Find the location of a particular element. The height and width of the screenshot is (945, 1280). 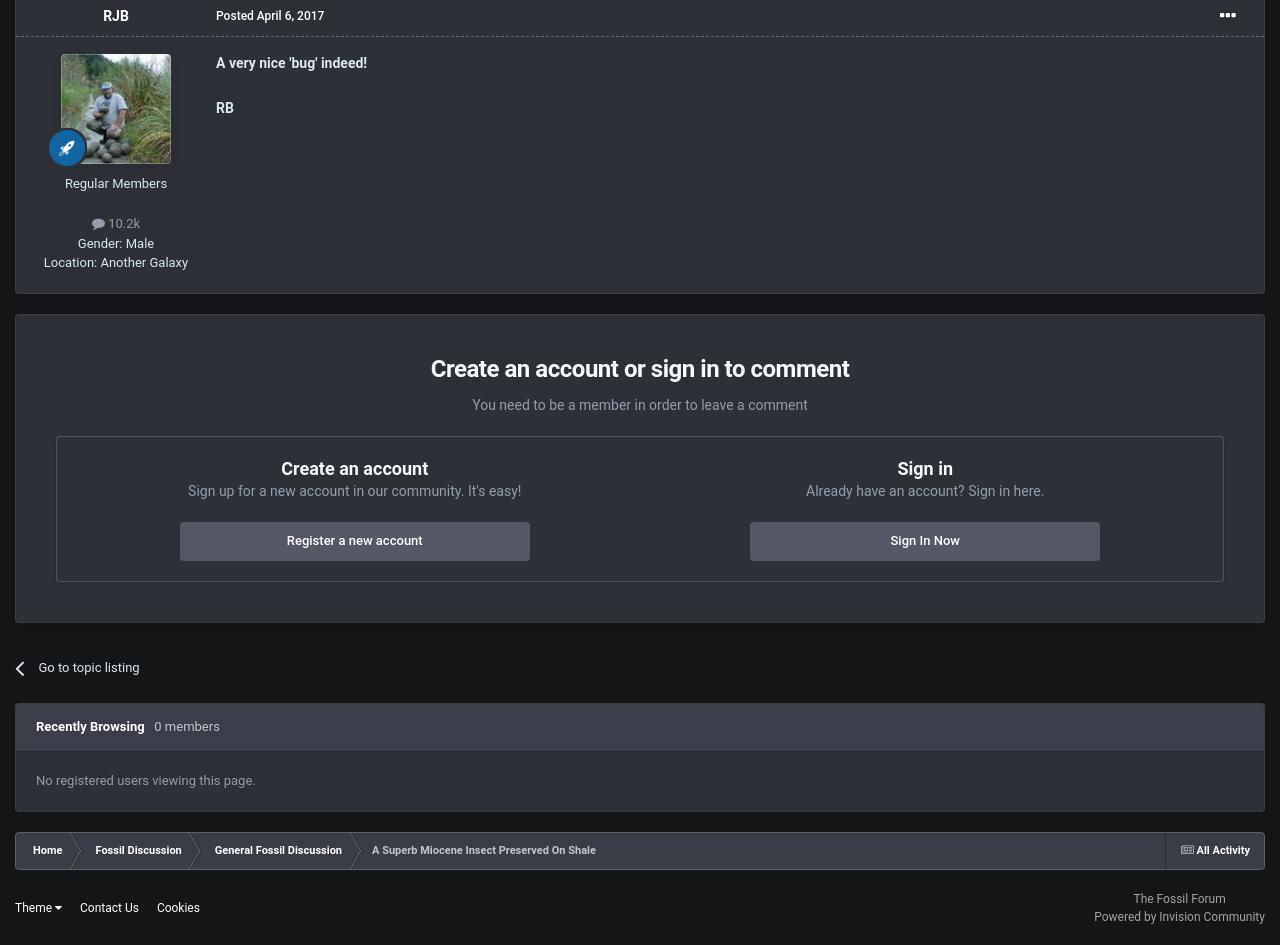

'A Superb Miocene Insect Preserved On Shale' is located at coordinates (483, 849).